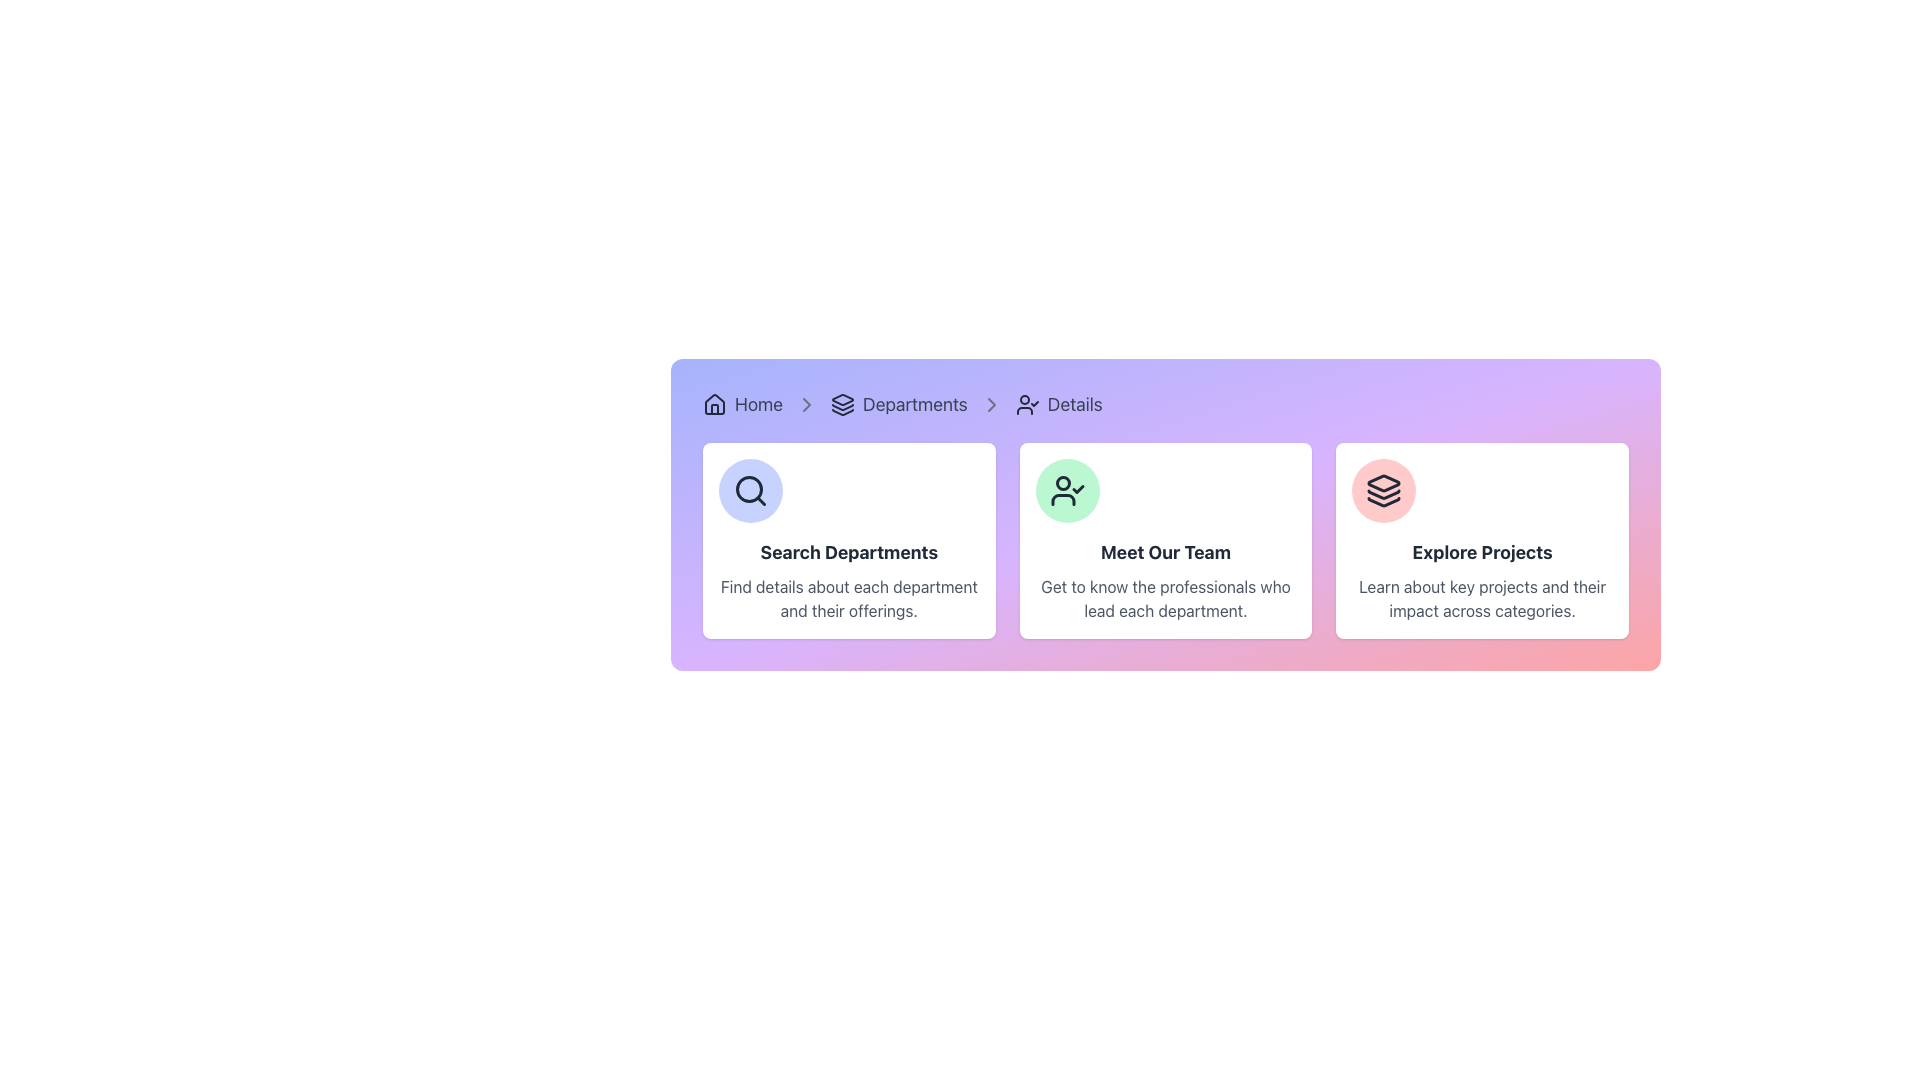 The width and height of the screenshot is (1920, 1080). Describe the element at coordinates (1066, 490) in the screenshot. I see `the icon representing the topic of the card related to team management or verification, located in the second card titled 'Meet Our Team'` at that location.